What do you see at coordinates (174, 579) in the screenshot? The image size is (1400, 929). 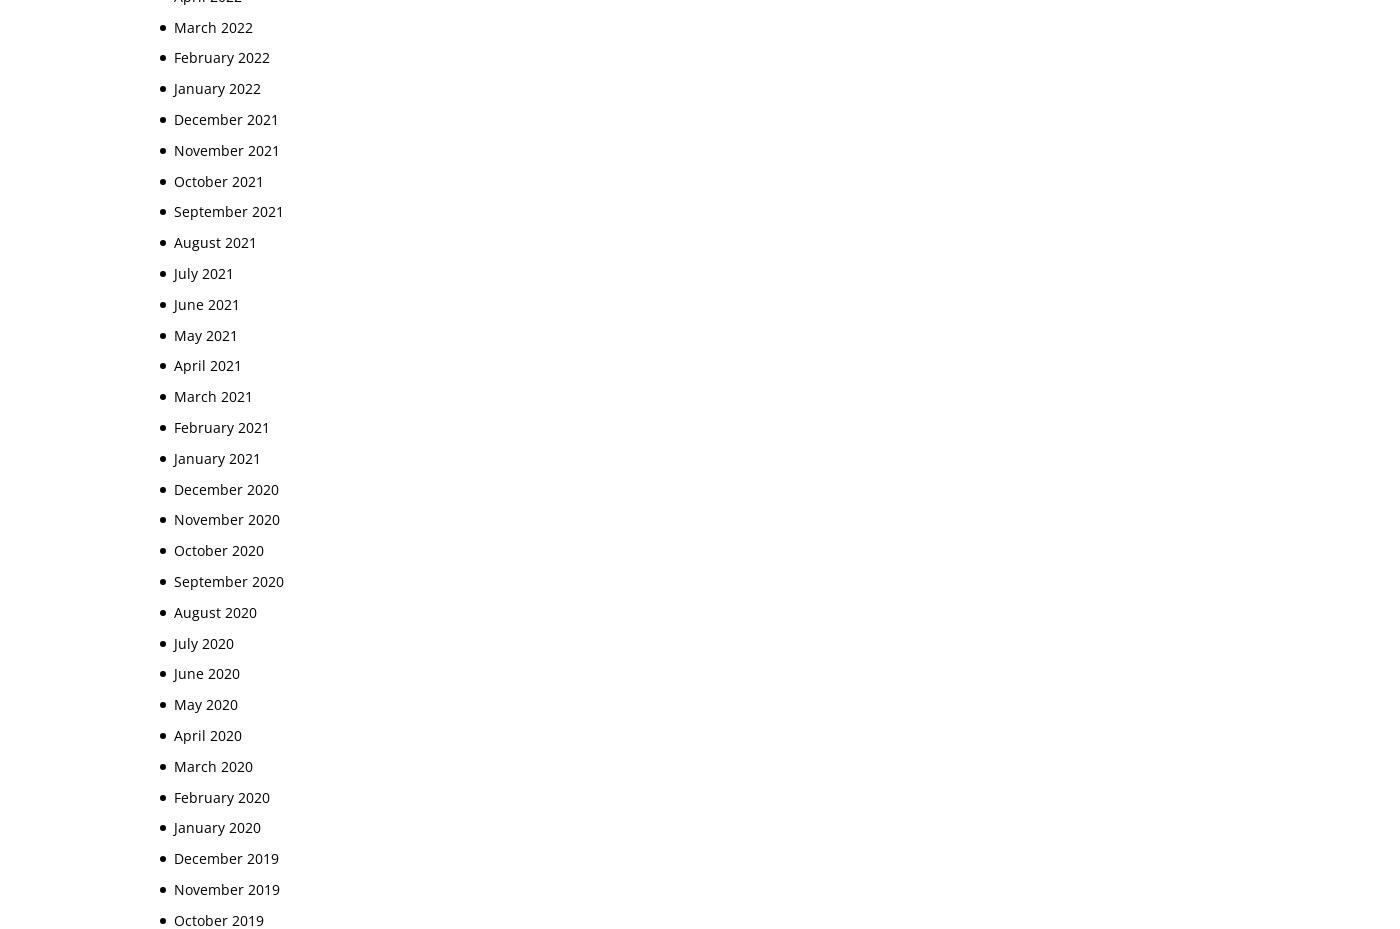 I see `'September 2020'` at bounding box center [174, 579].